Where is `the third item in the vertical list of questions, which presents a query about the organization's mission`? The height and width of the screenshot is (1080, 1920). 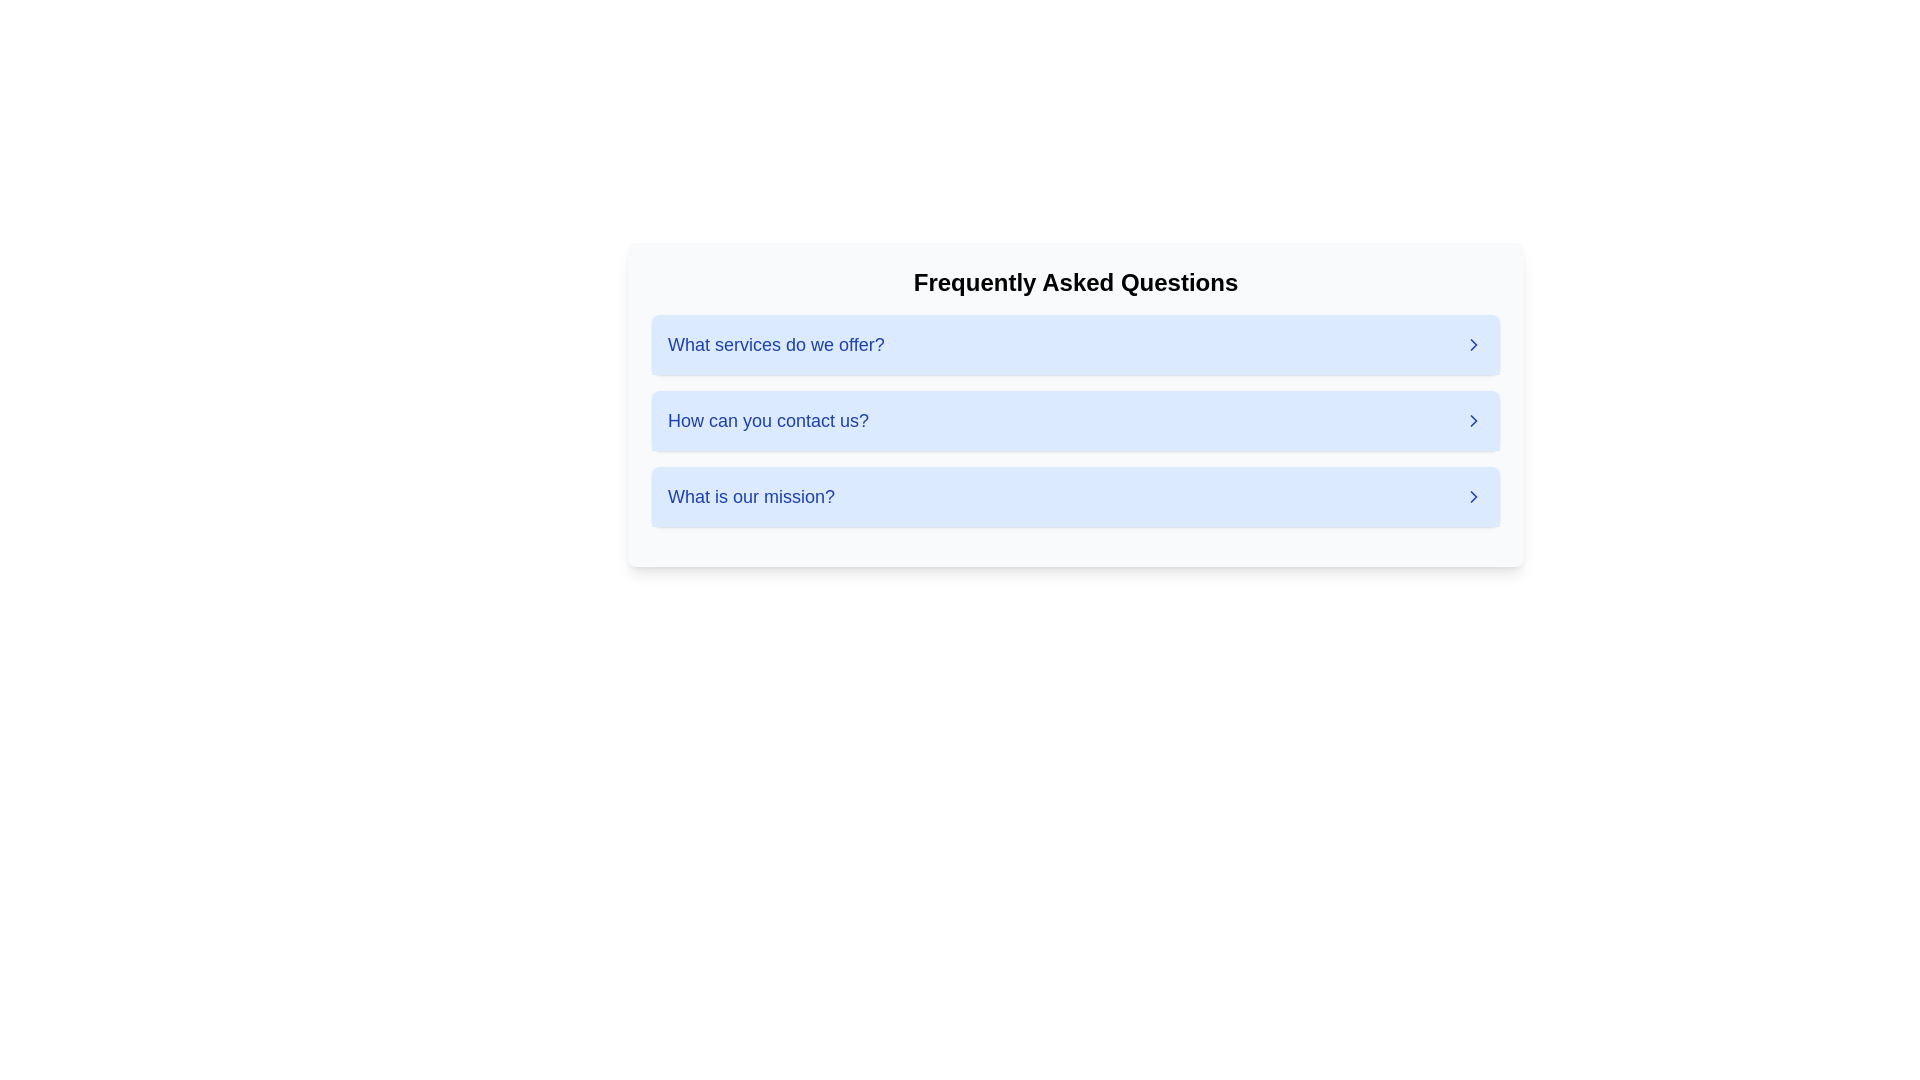 the third item in the vertical list of questions, which presents a query about the organization's mission is located at coordinates (1074, 496).